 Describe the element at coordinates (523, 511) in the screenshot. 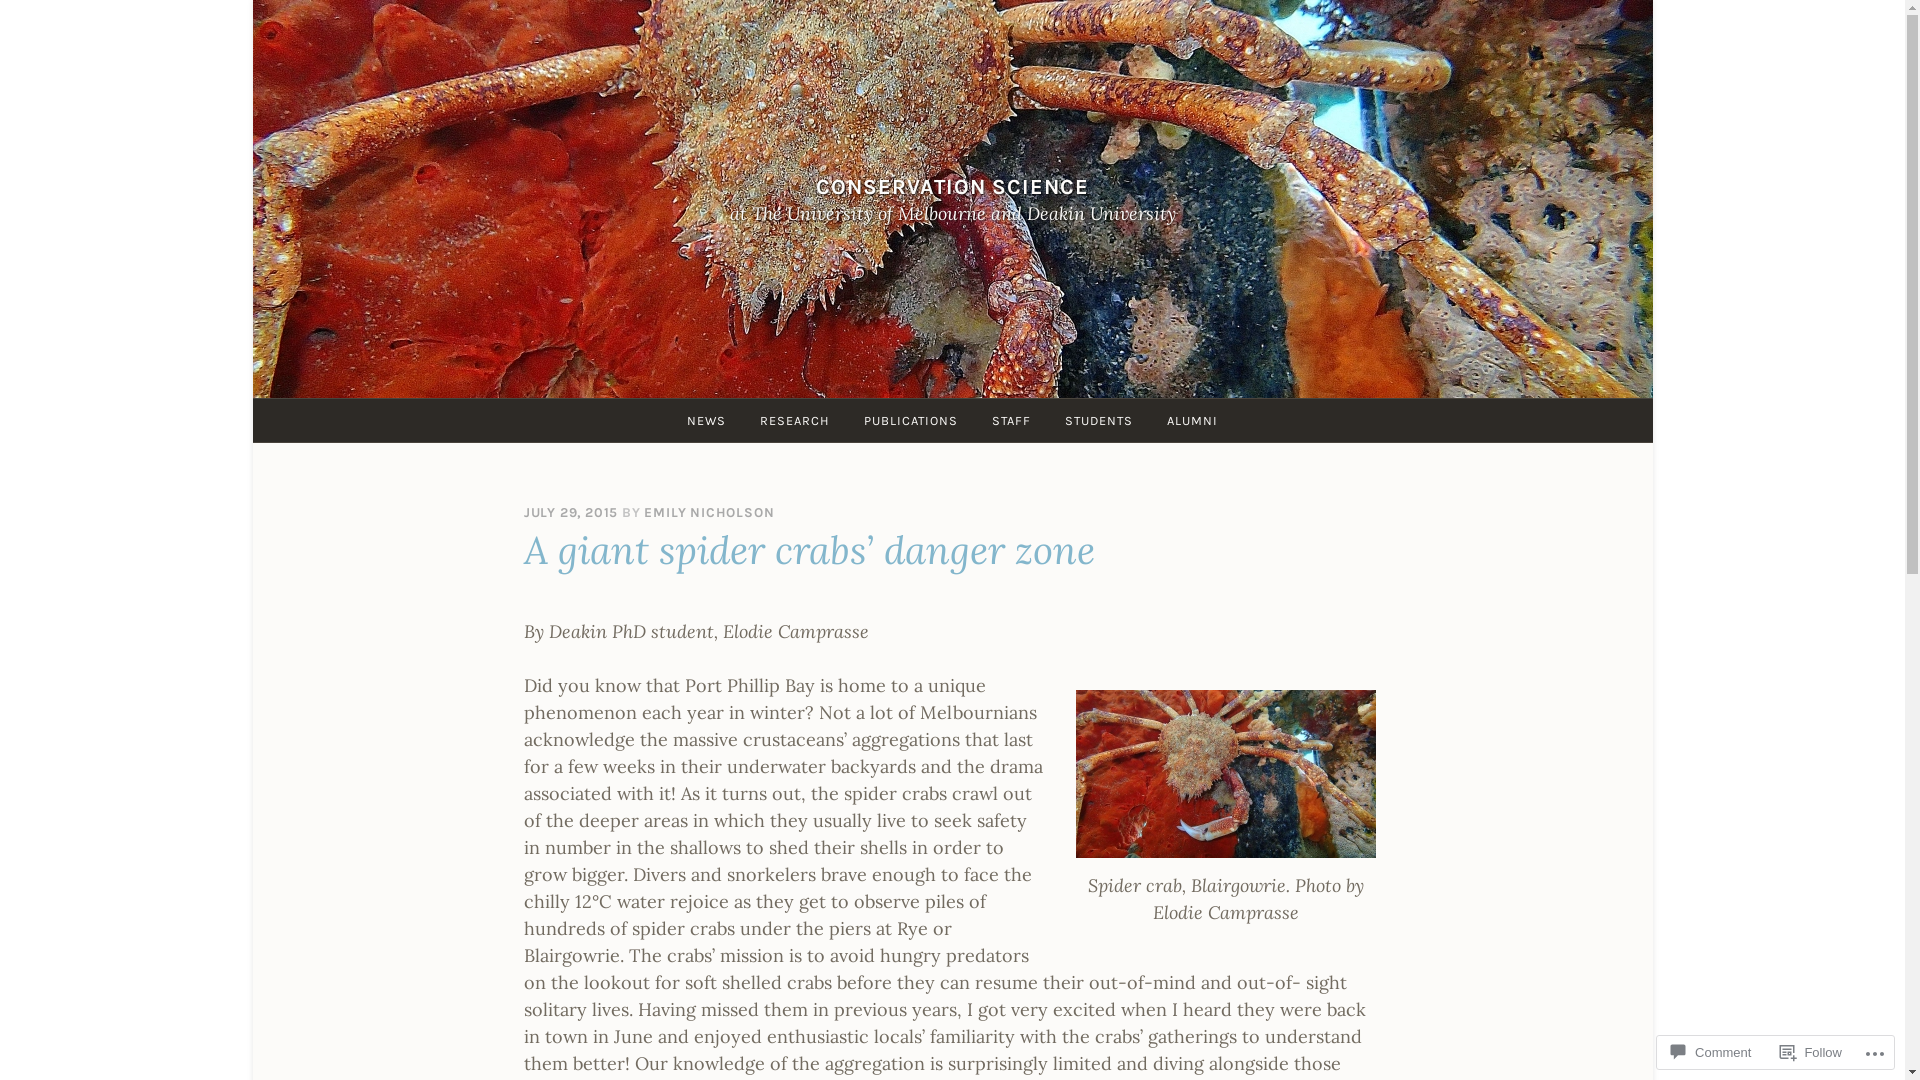

I see `'JULY 29, 2015'` at that location.